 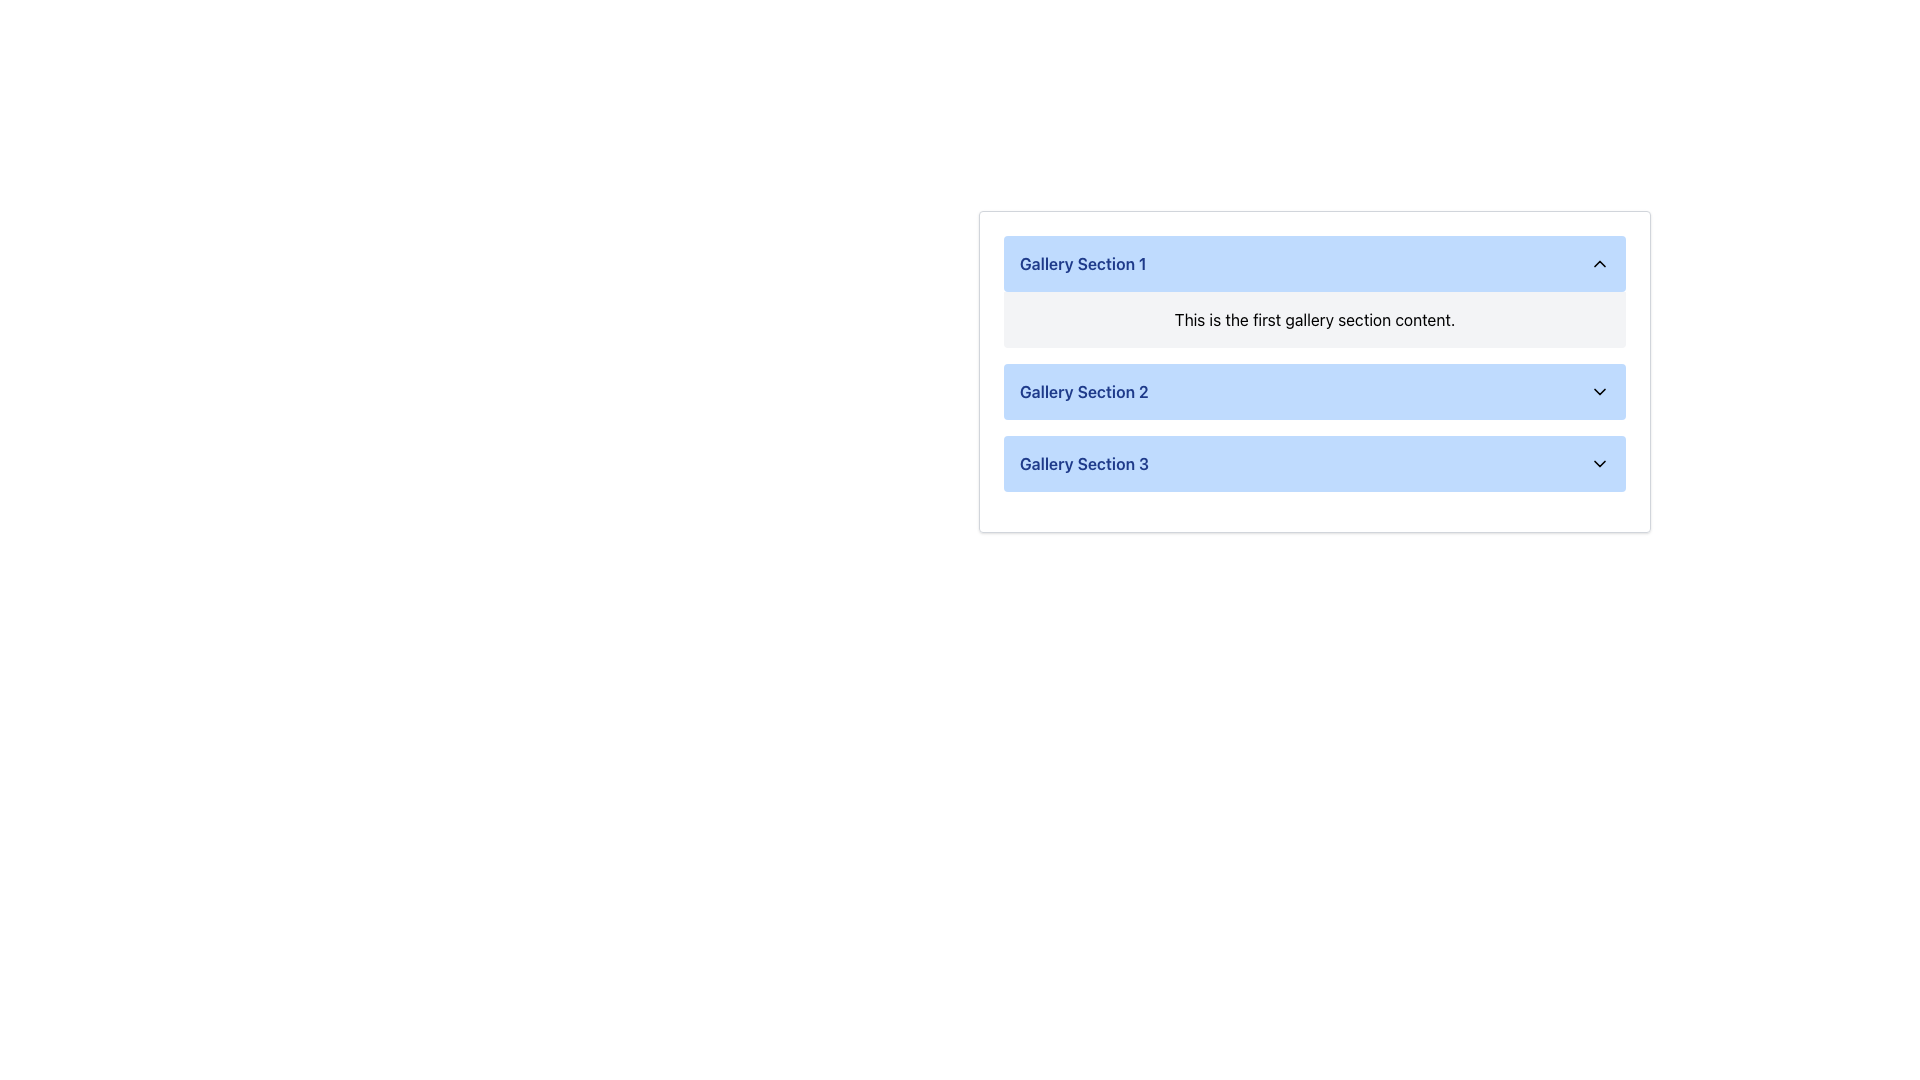 What do you see at coordinates (1315, 292) in the screenshot?
I see `the header of the first collapsible section` at bounding box center [1315, 292].